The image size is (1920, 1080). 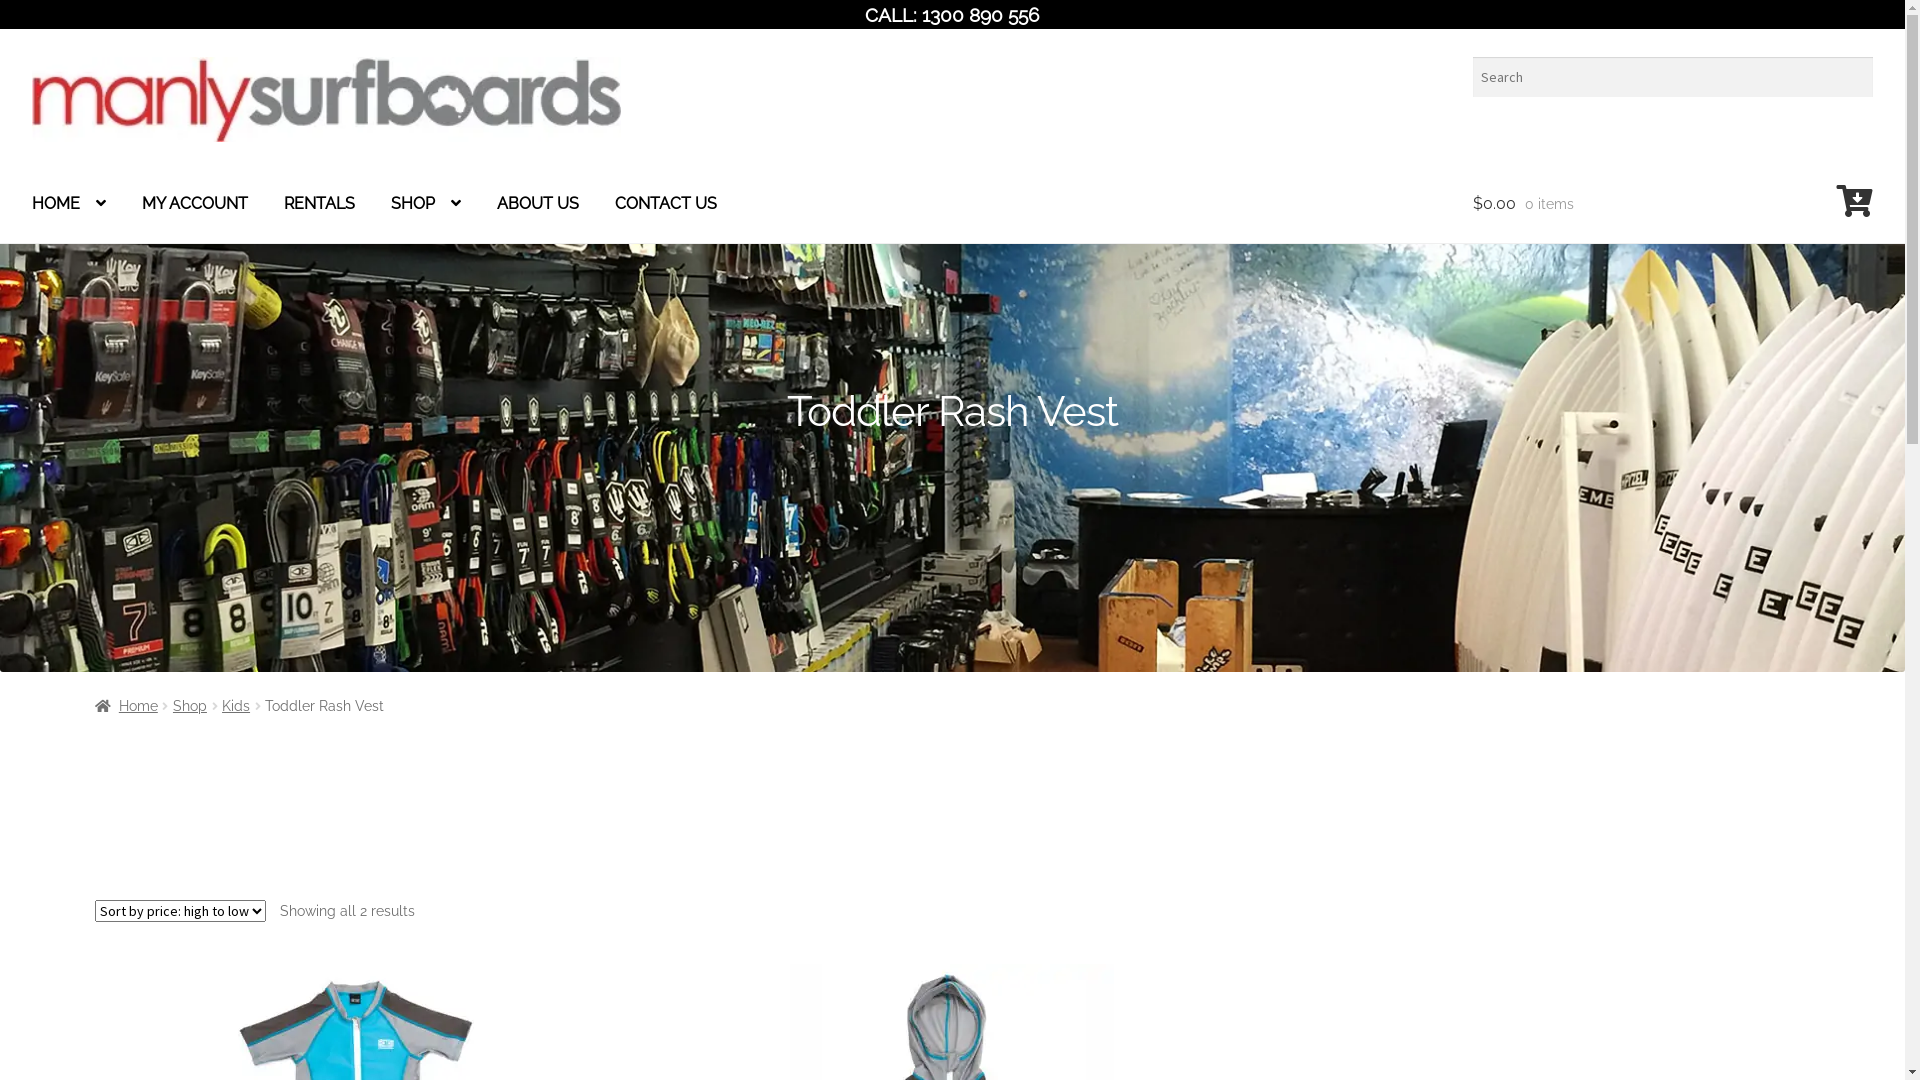 What do you see at coordinates (1673, 204) in the screenshot?
I see `'$0.00 0 items'` at bounding box center [1673, 204].